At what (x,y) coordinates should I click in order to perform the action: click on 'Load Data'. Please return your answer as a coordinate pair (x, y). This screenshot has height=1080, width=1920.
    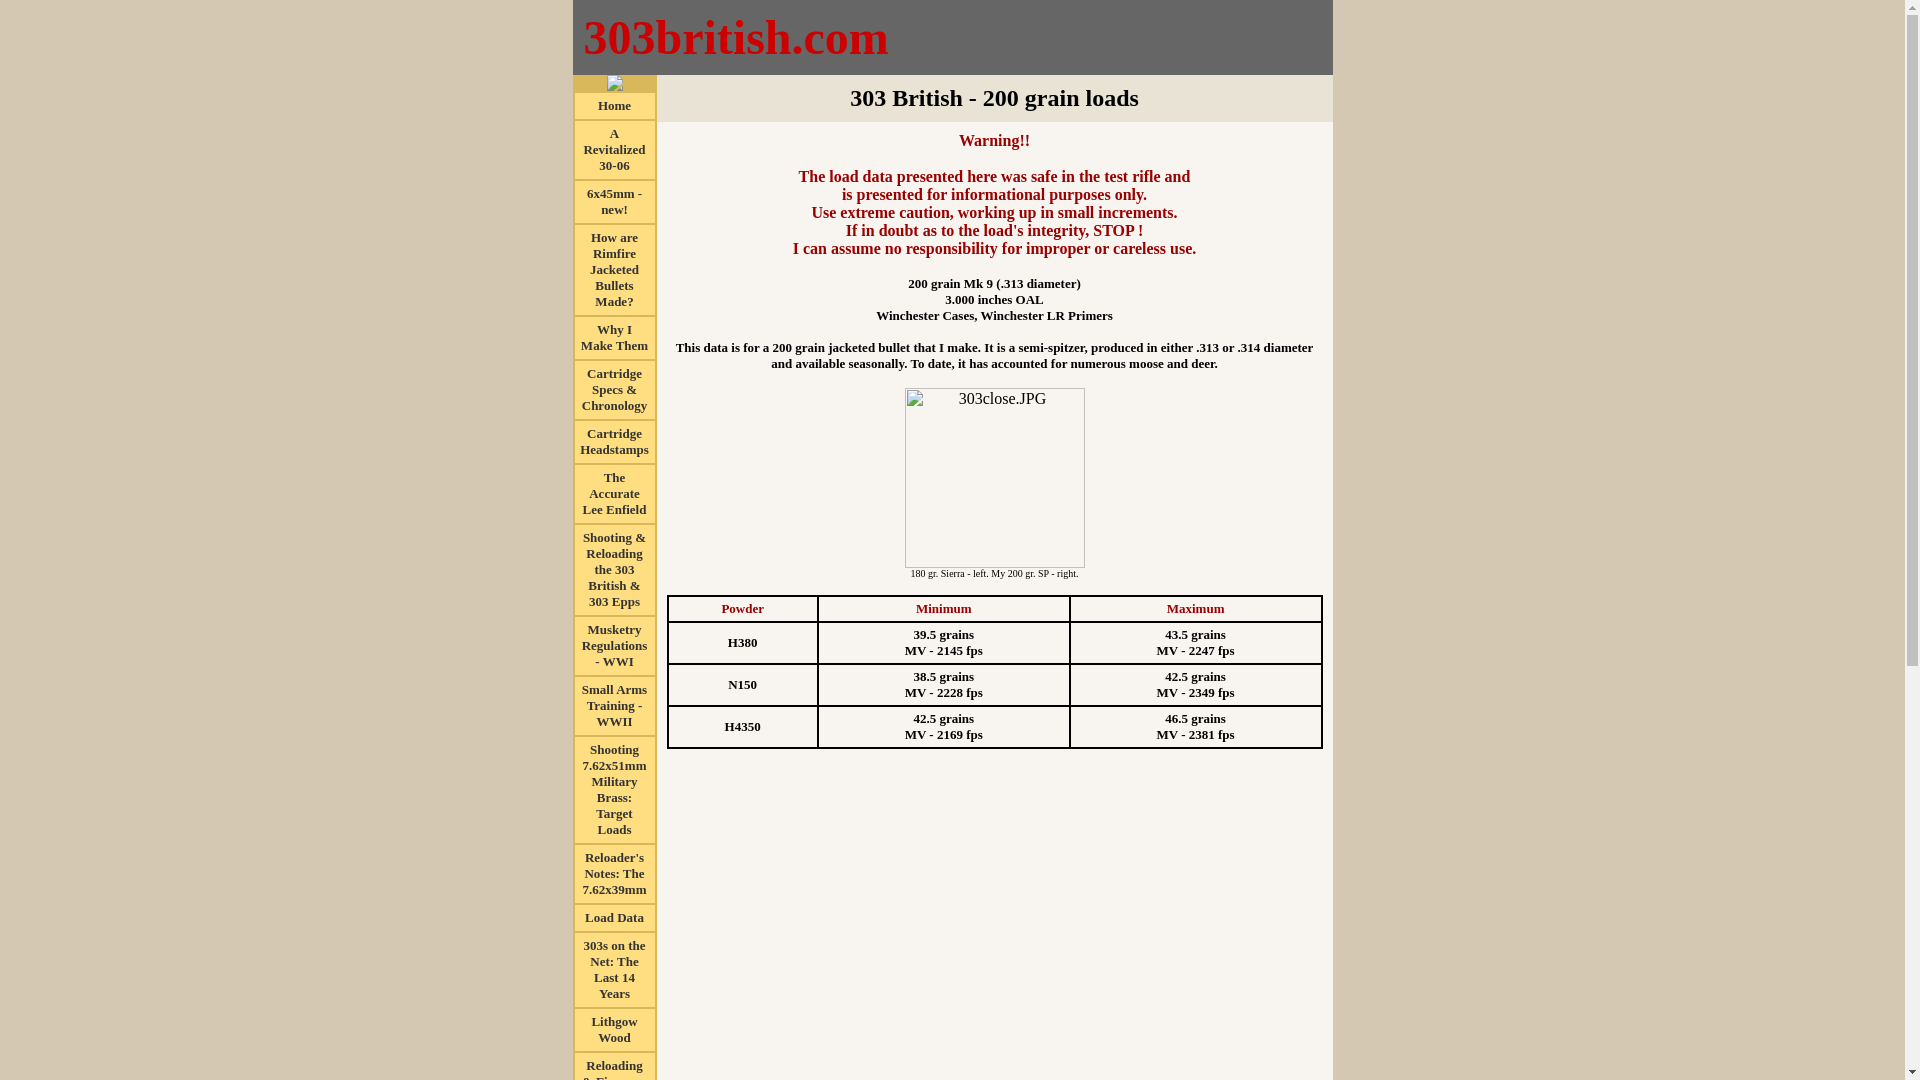
    Looking at the image, I should click on (613, 916).